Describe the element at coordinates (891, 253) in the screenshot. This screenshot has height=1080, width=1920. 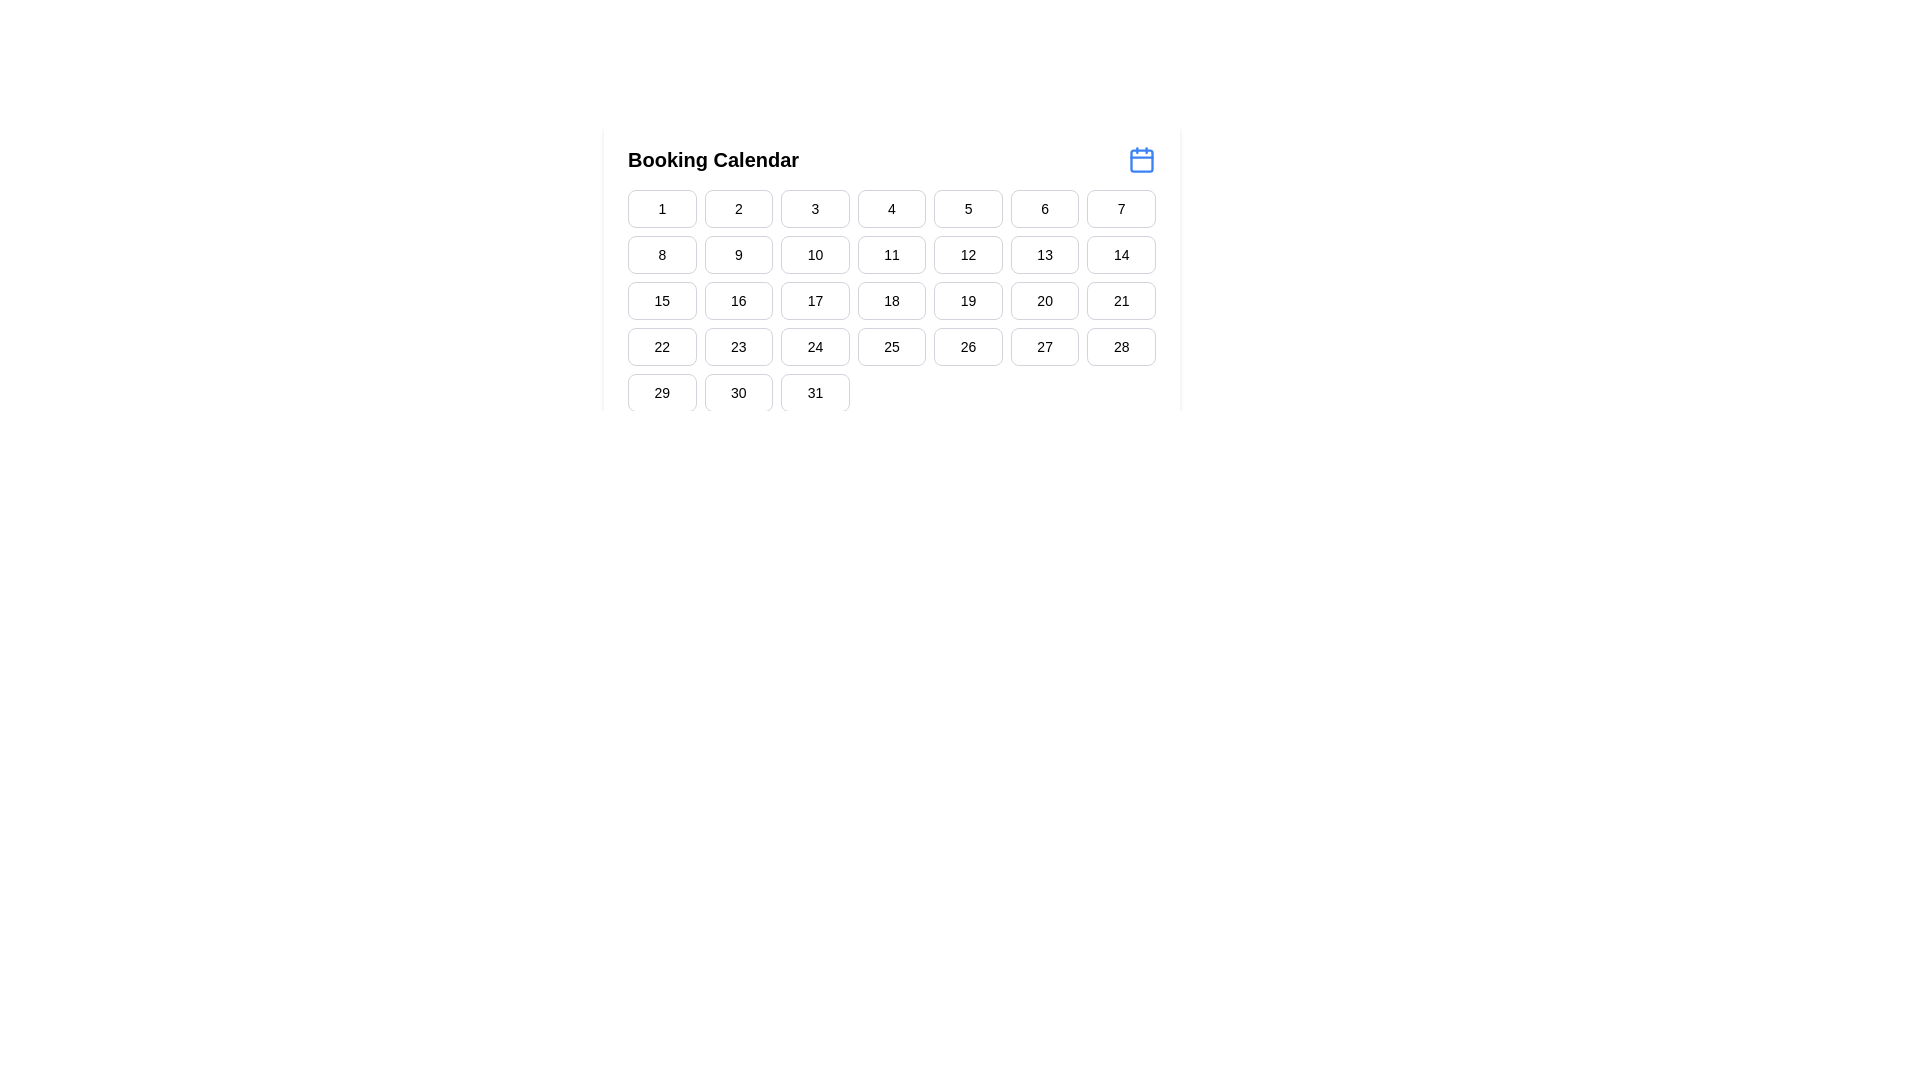
I see `the button representing the date '11'` at that location.